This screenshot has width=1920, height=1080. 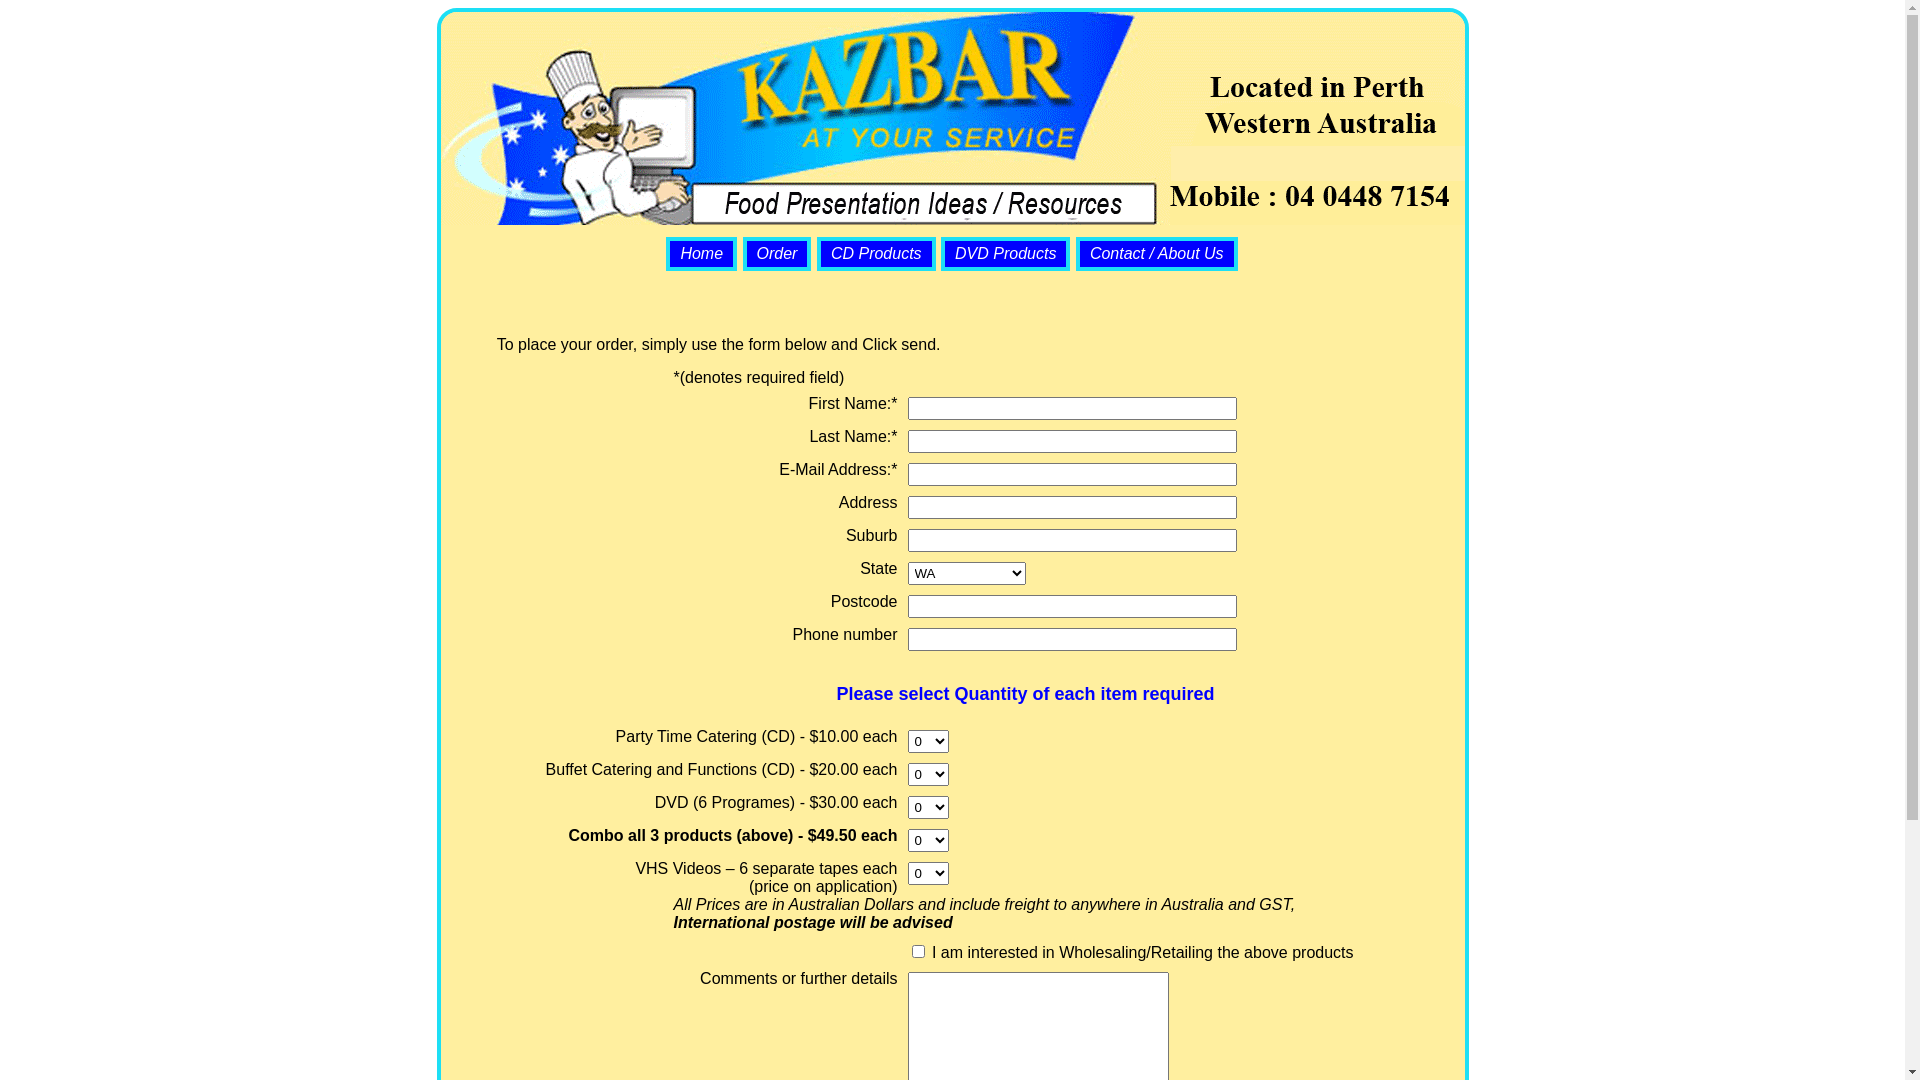 I want to click on 'DVD Products', so click(x=1005, y=252).